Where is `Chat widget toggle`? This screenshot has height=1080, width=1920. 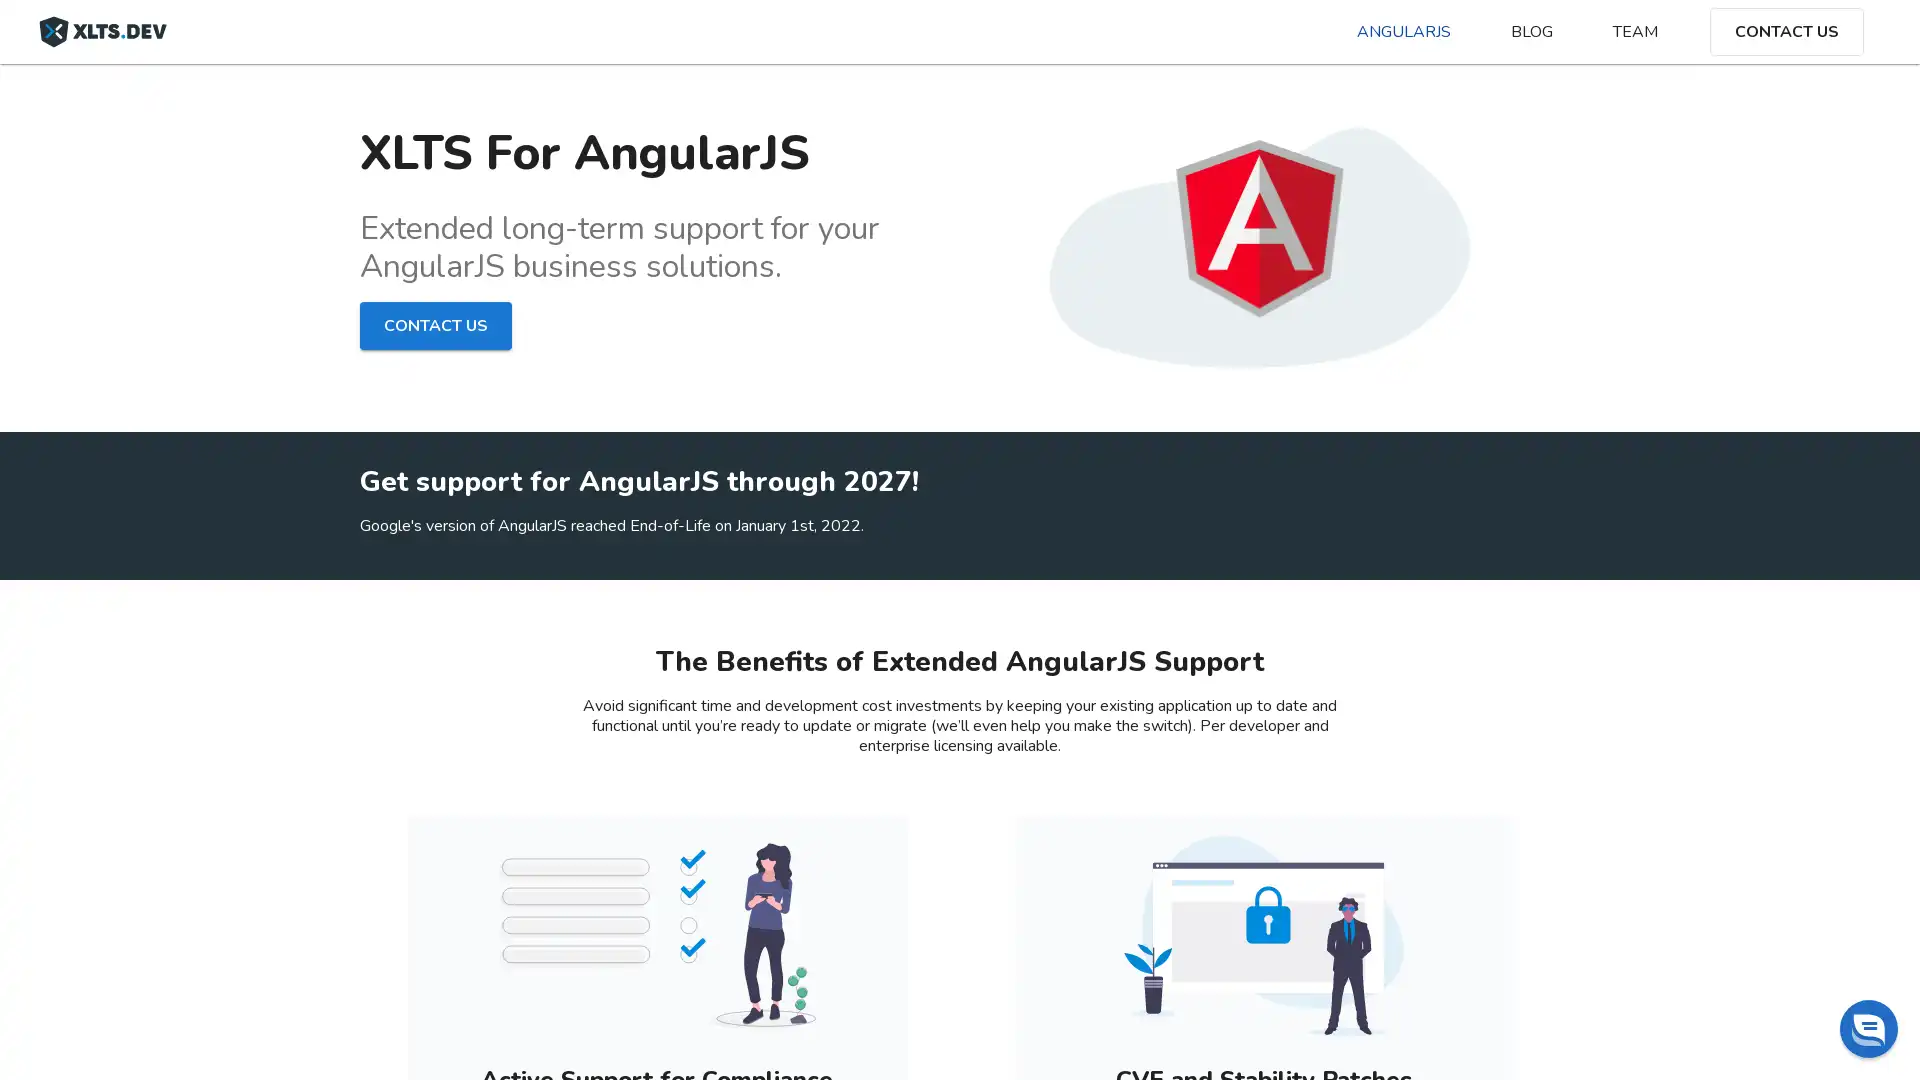
Chat widget toggle is located at coordinates (1867, 1029).